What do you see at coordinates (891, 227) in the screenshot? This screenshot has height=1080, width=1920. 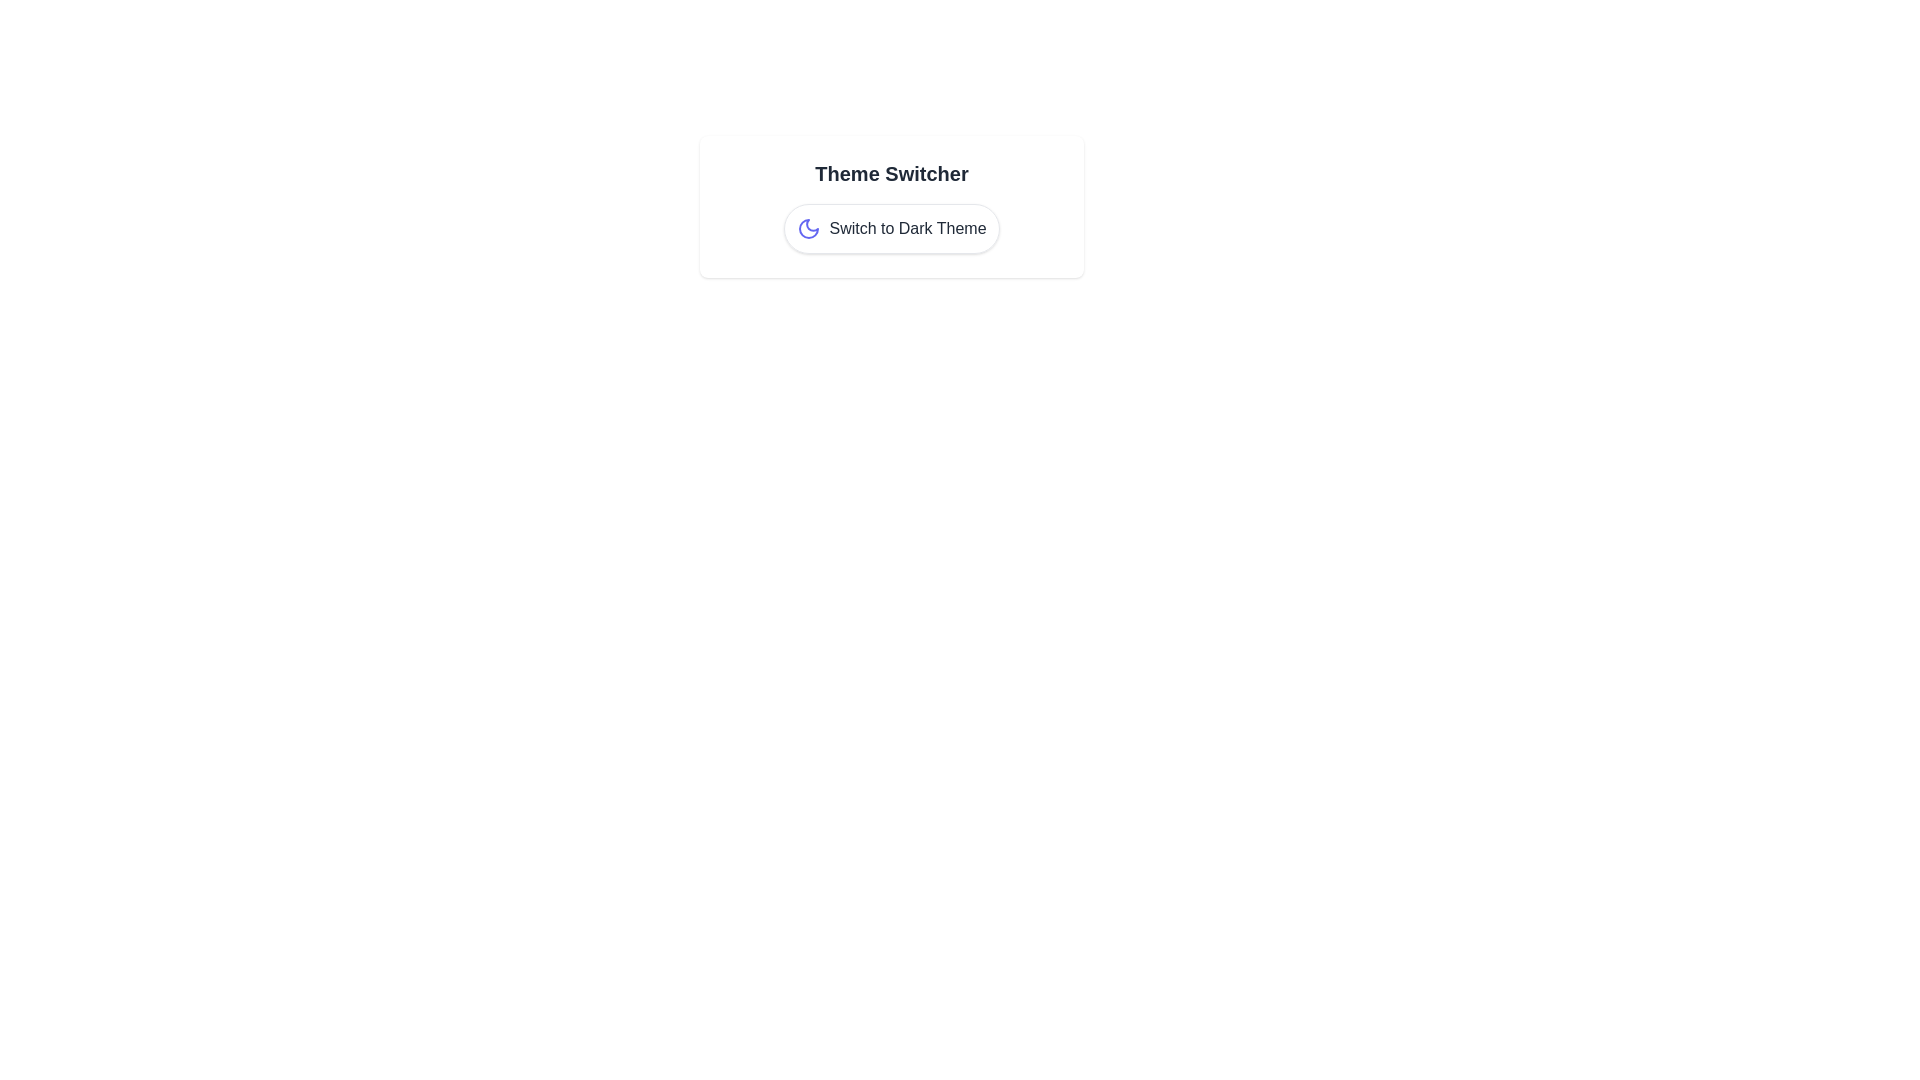 I see `center of the theme toggle button to switch themes` at bounding box center [891, 227].